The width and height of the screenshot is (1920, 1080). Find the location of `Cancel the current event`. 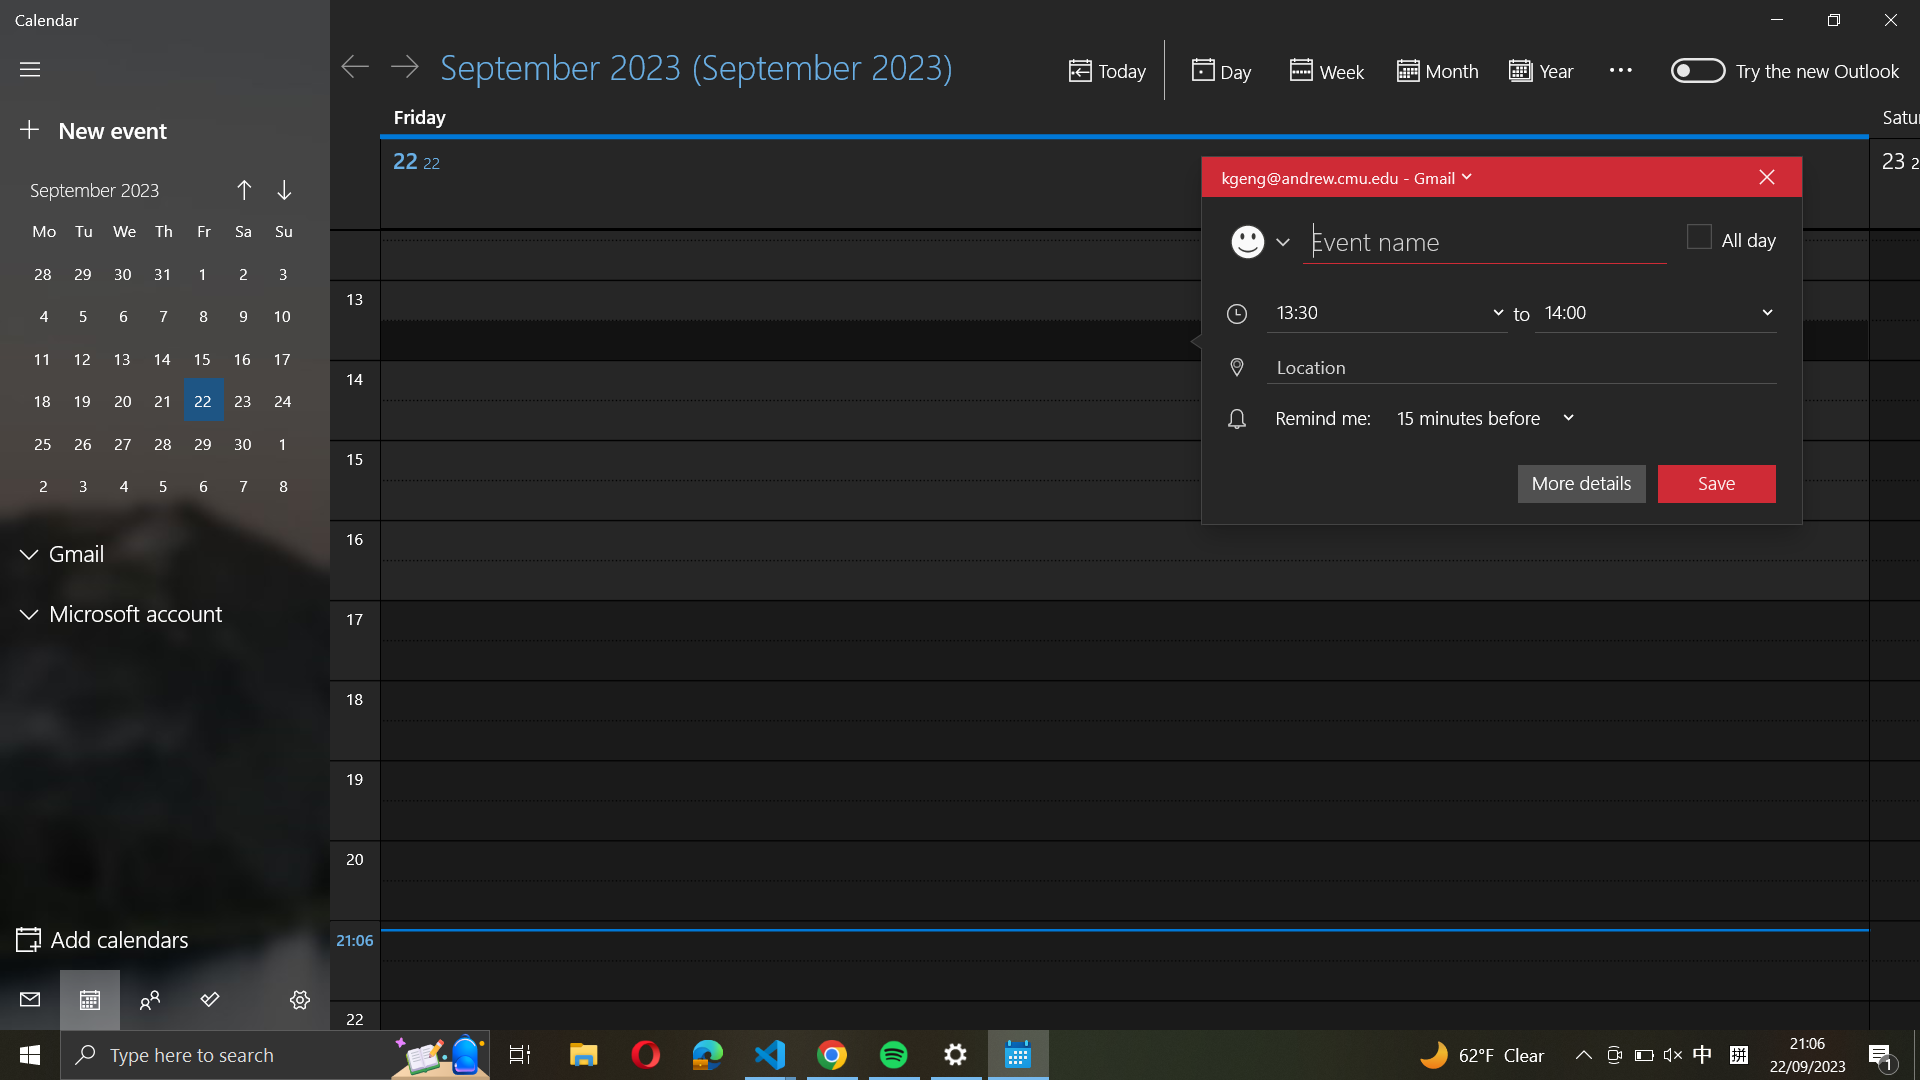

Cancel the current event is located at coordinates (1766, 175).